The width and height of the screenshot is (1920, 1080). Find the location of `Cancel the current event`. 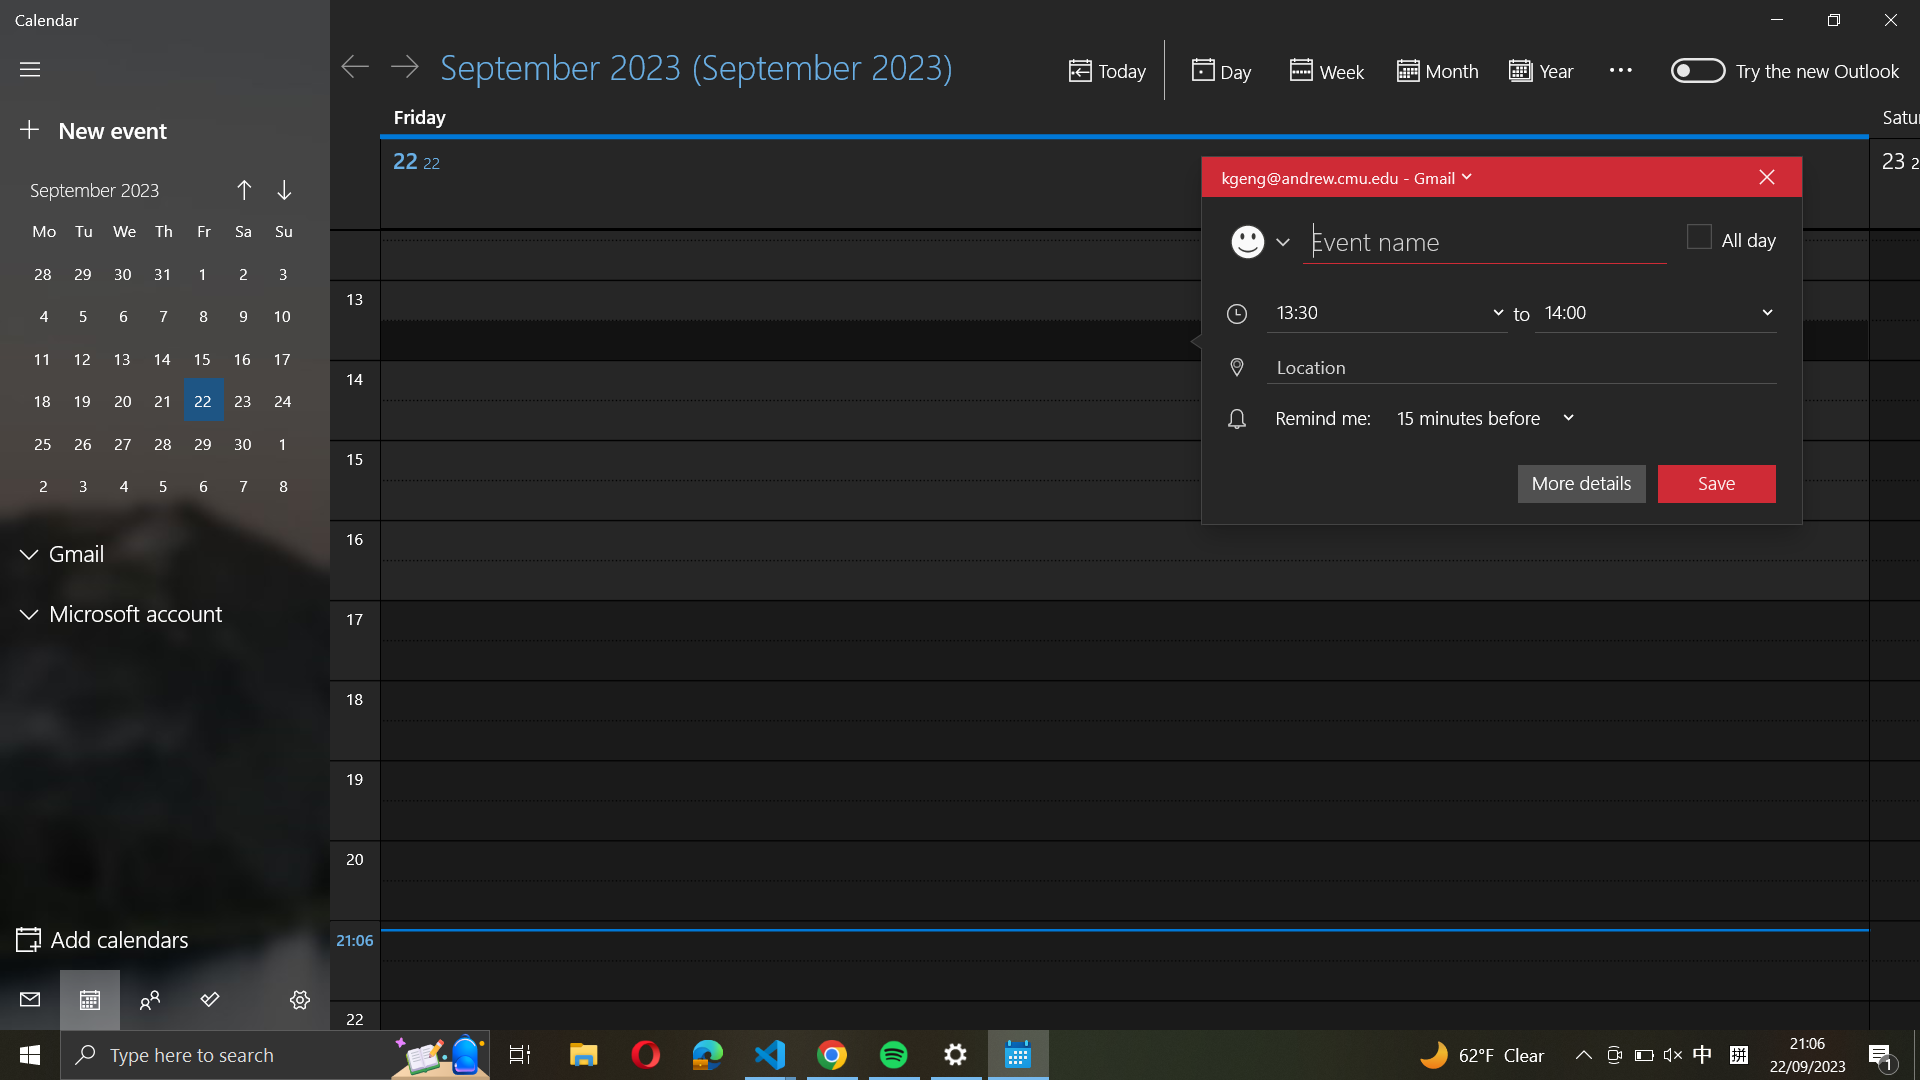

Cancel the current event is located at coordinates (1766, 175).